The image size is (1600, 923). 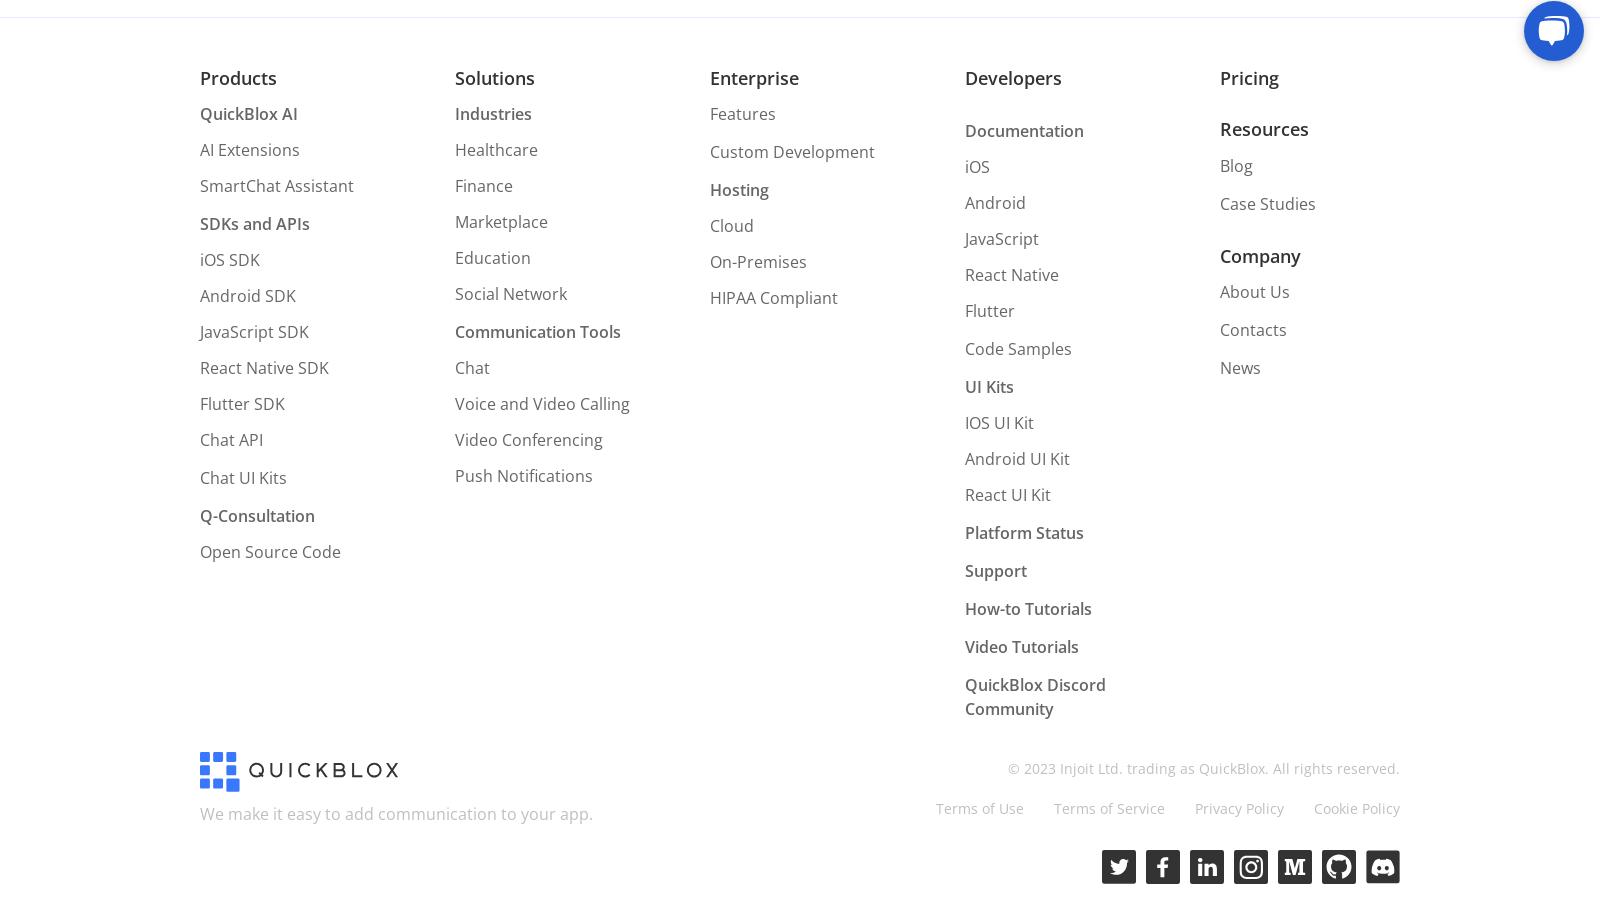 I want to click on '© 2023 Injoit Ltd. trading as QuickBlox. All rights reserved.', so click(x=1203, y=767).